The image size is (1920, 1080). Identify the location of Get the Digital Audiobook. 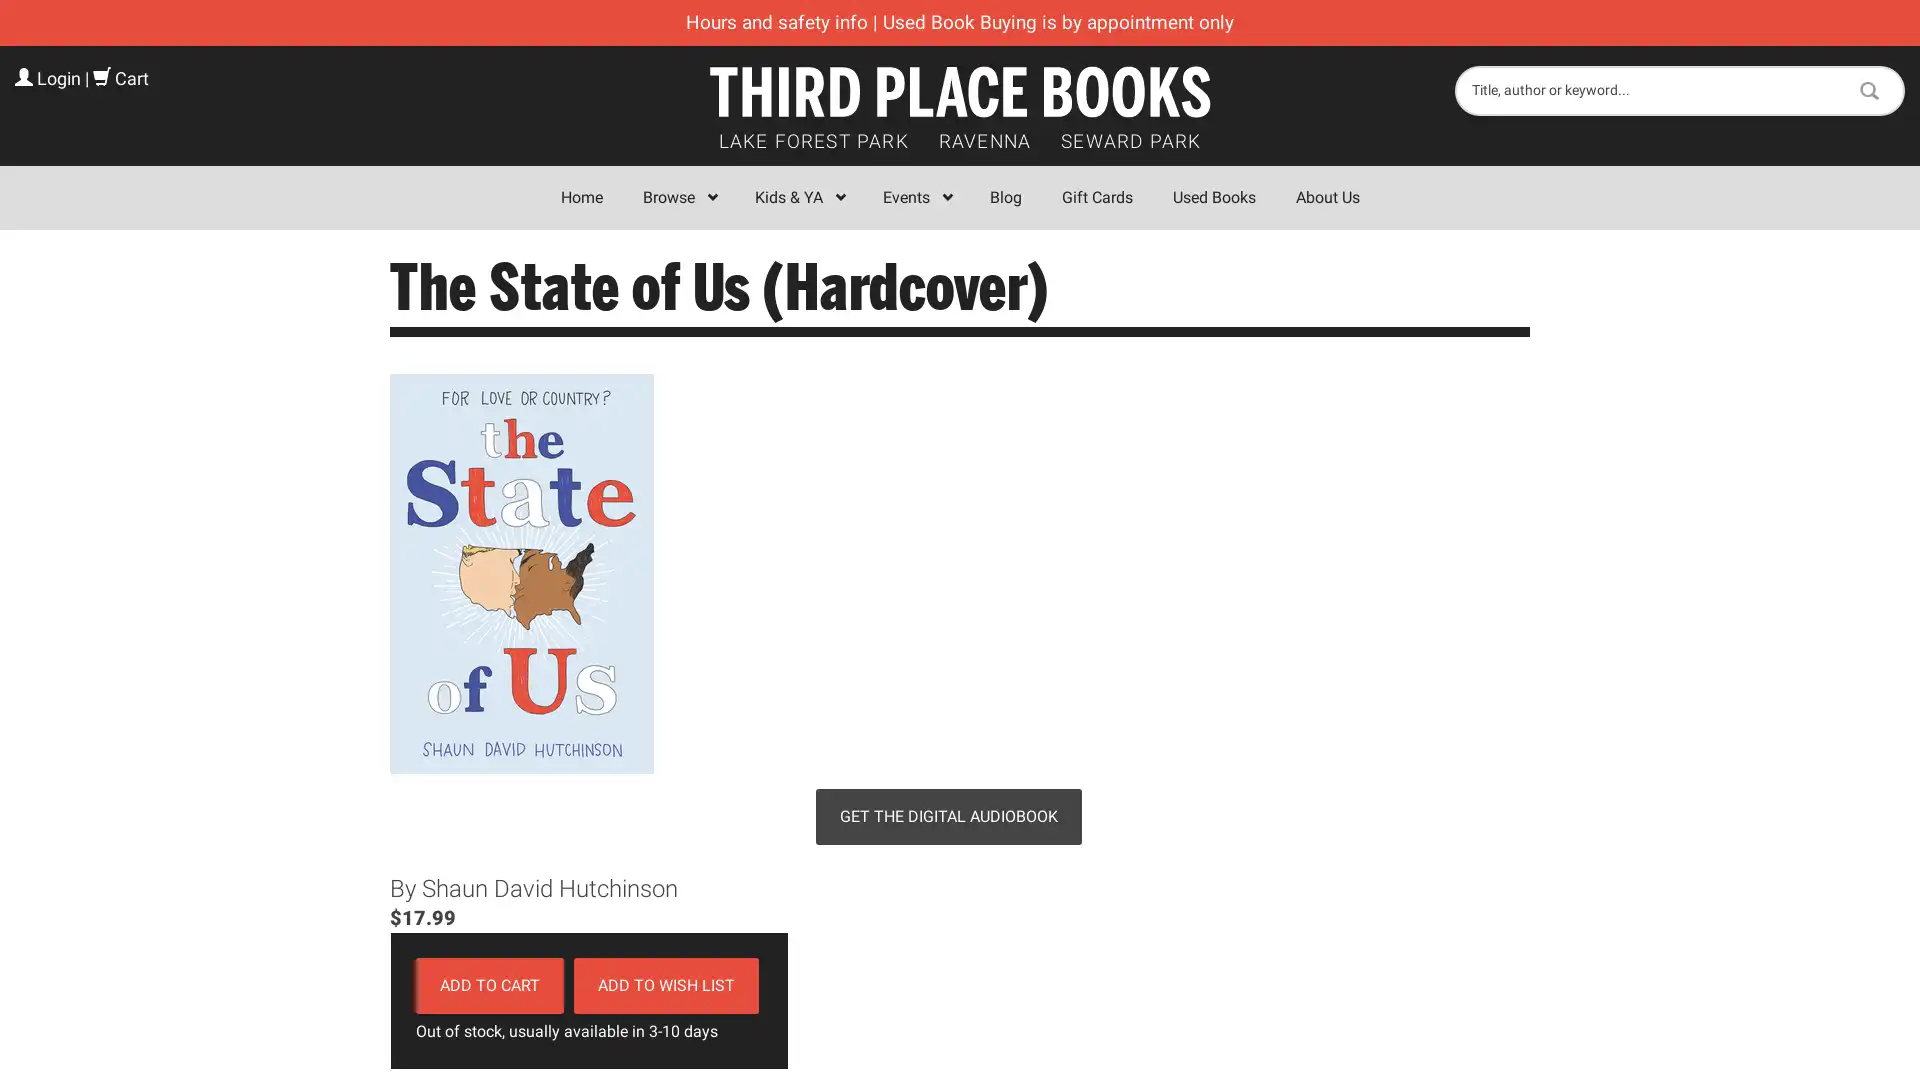
(947, 816).